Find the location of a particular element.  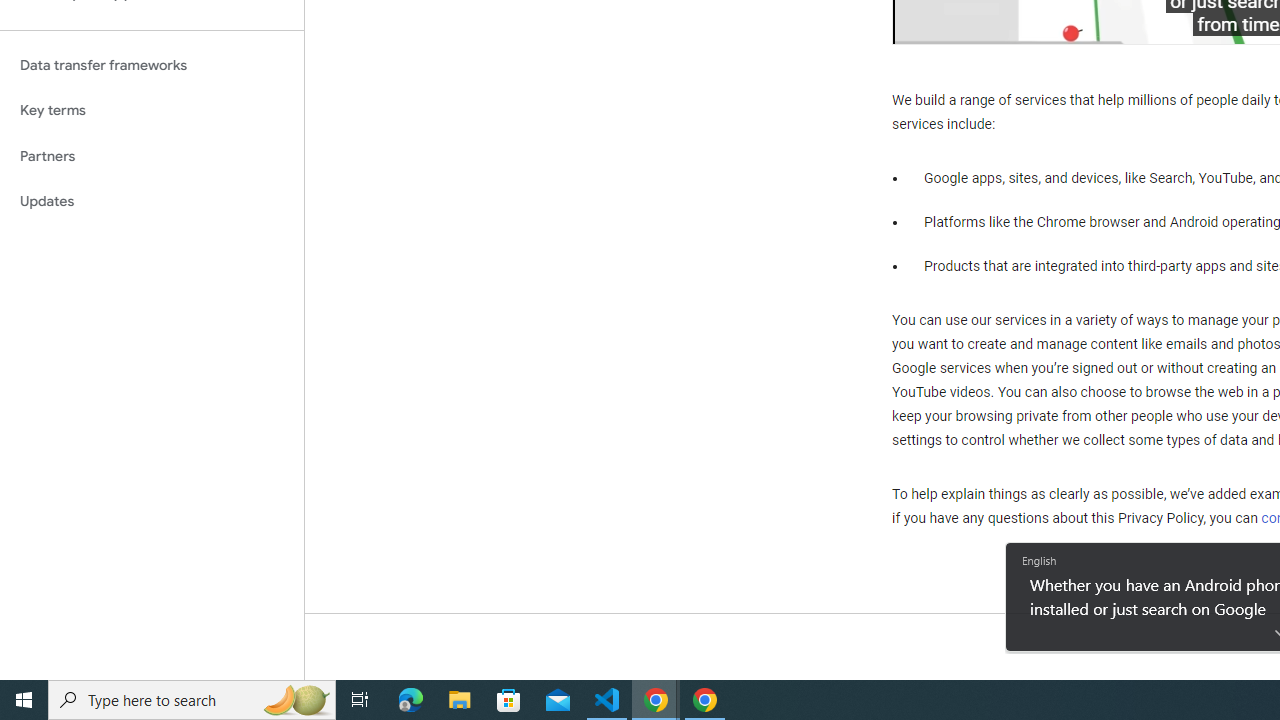

'Data transfer frameworks' is located at coordinates (151, 64).